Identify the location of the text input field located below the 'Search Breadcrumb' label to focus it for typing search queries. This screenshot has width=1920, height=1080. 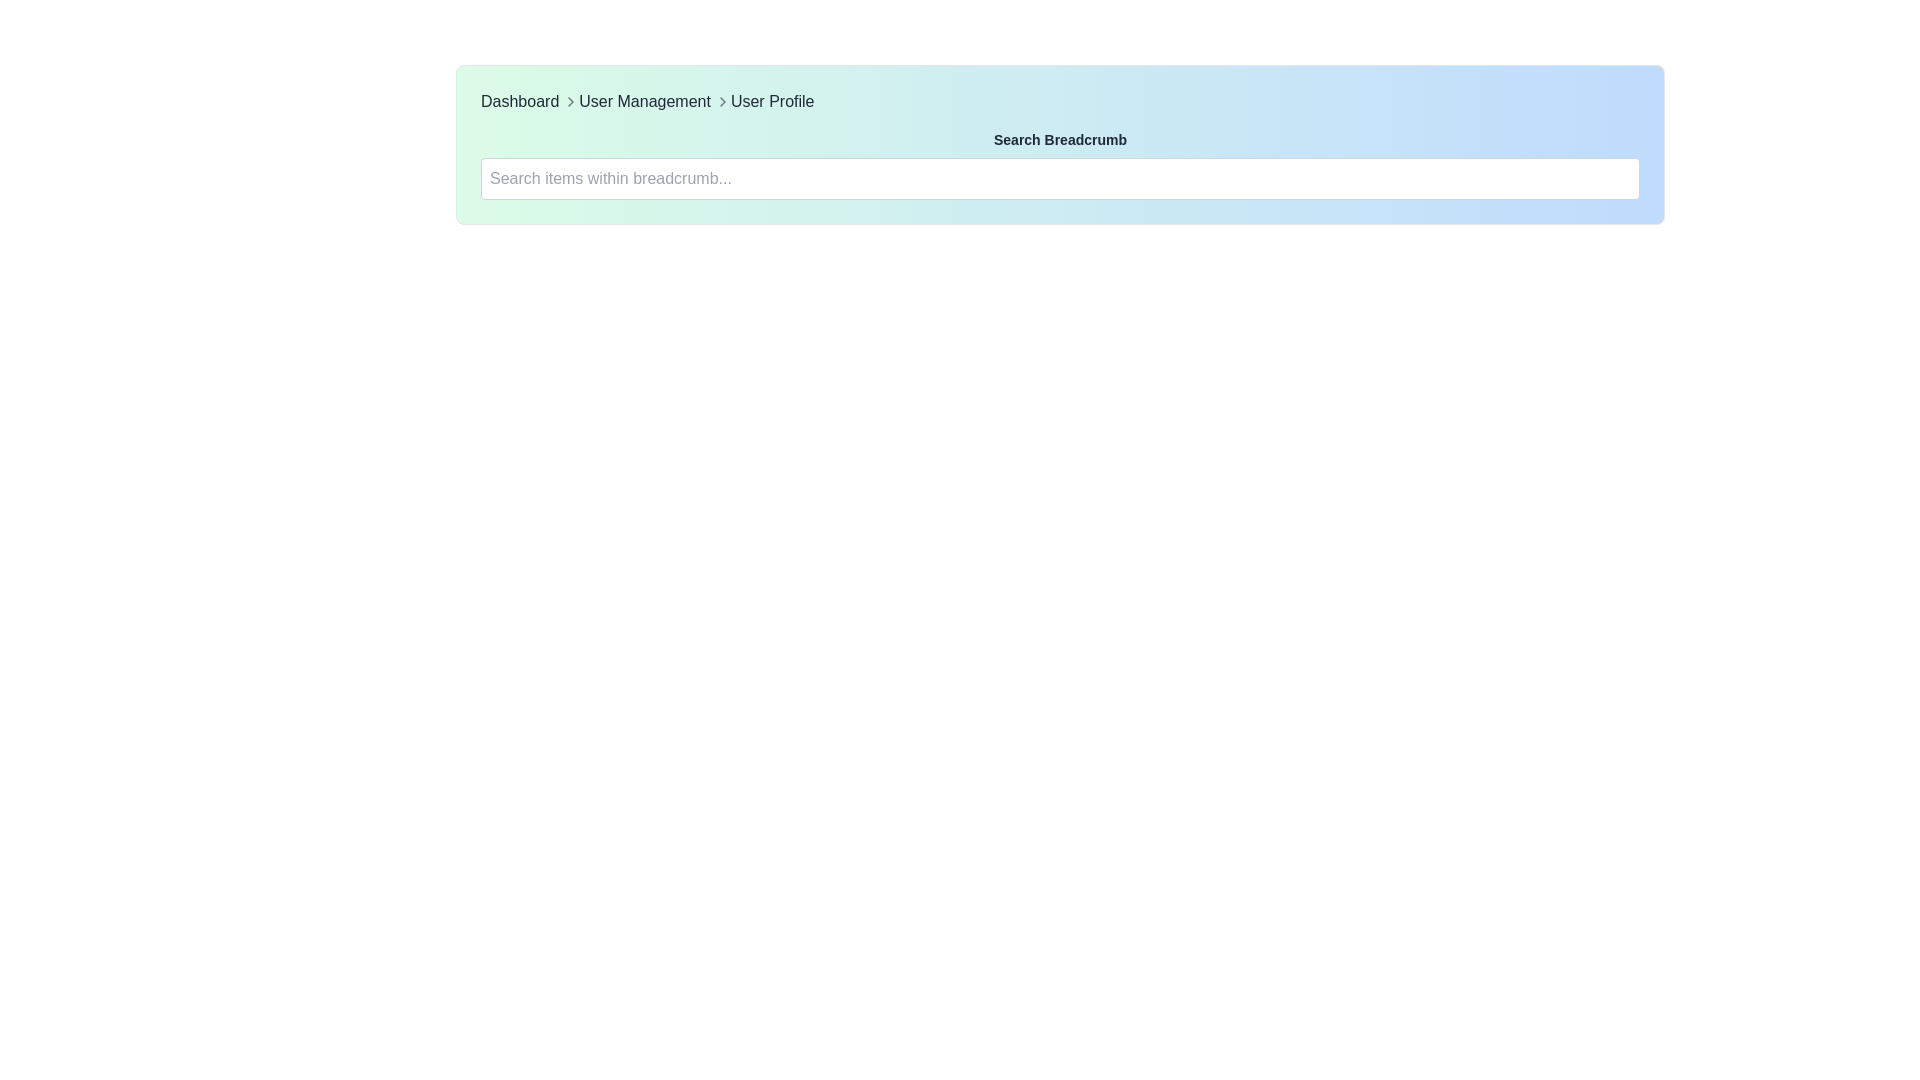
(1059, 164).